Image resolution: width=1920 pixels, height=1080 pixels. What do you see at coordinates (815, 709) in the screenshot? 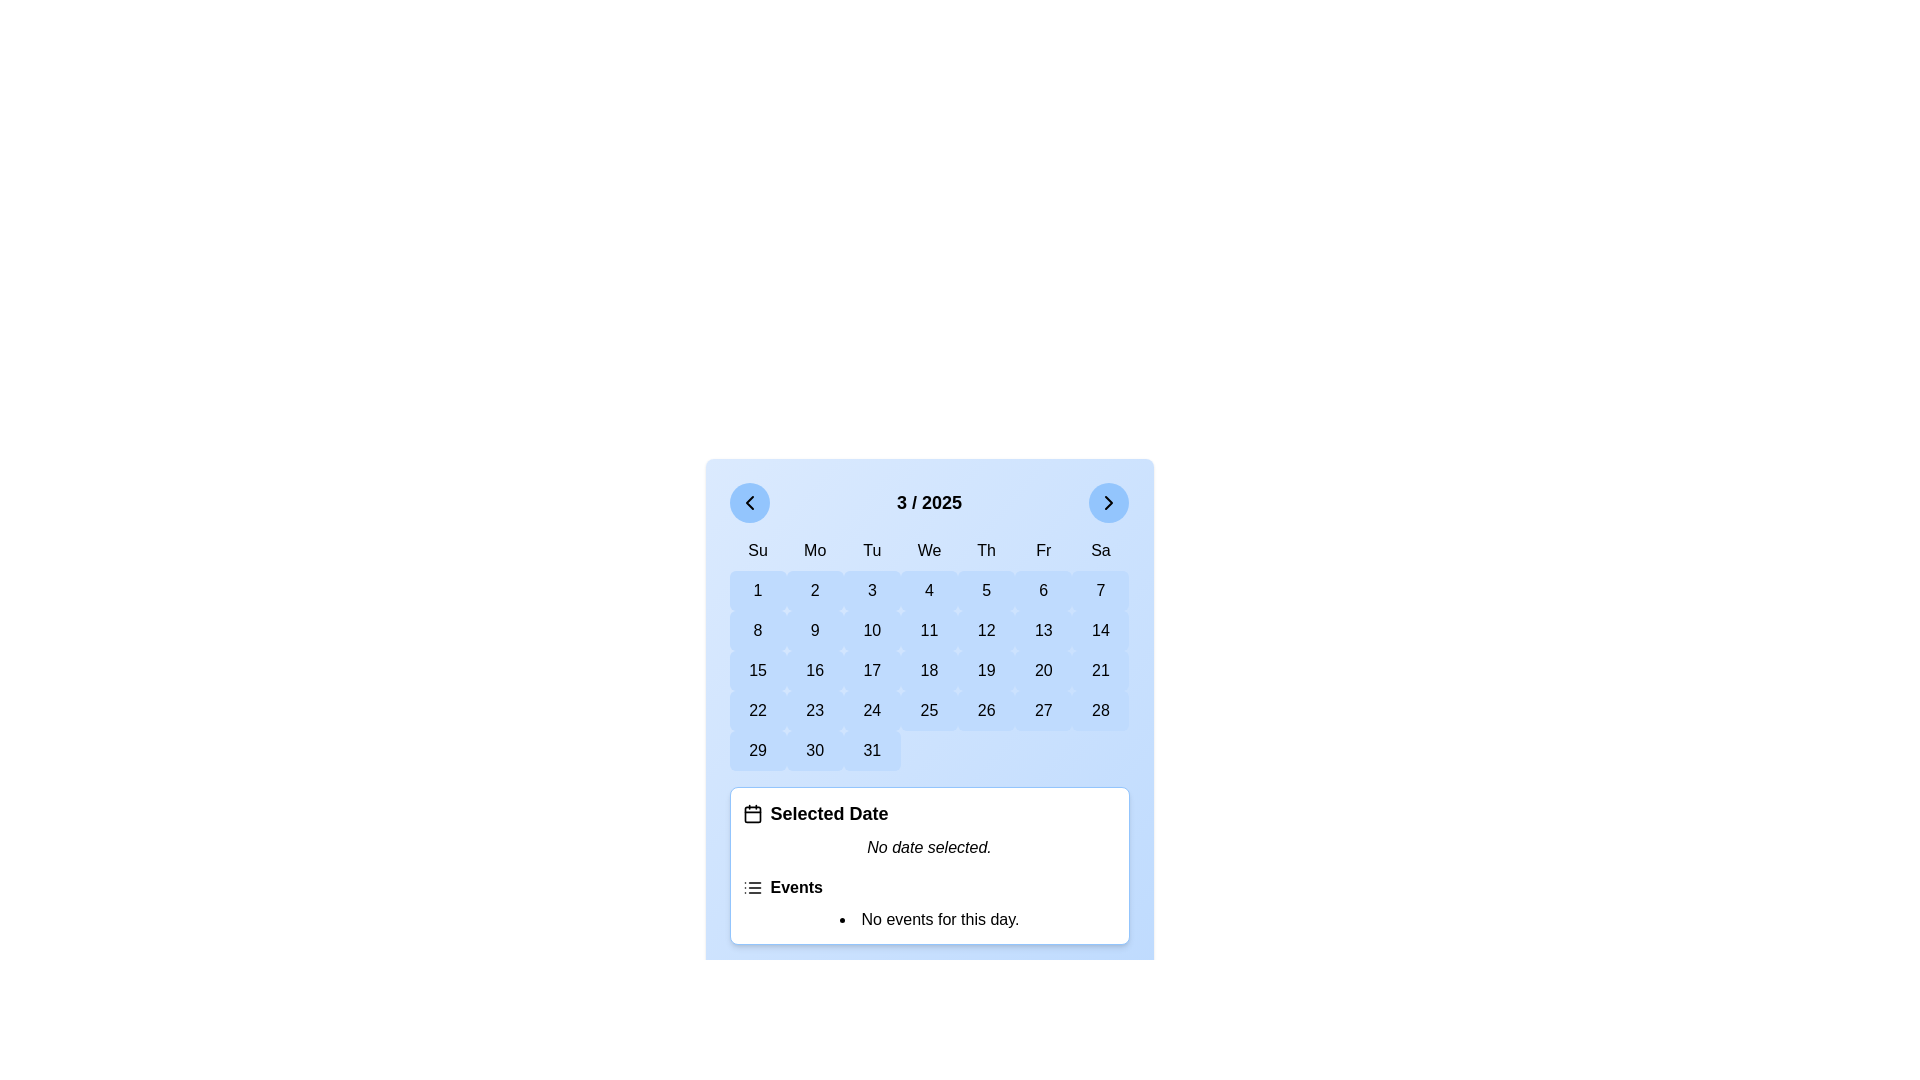
I see `the calendar day button displaying the number '23' with a light blue background` at bounding box center [815, 709].